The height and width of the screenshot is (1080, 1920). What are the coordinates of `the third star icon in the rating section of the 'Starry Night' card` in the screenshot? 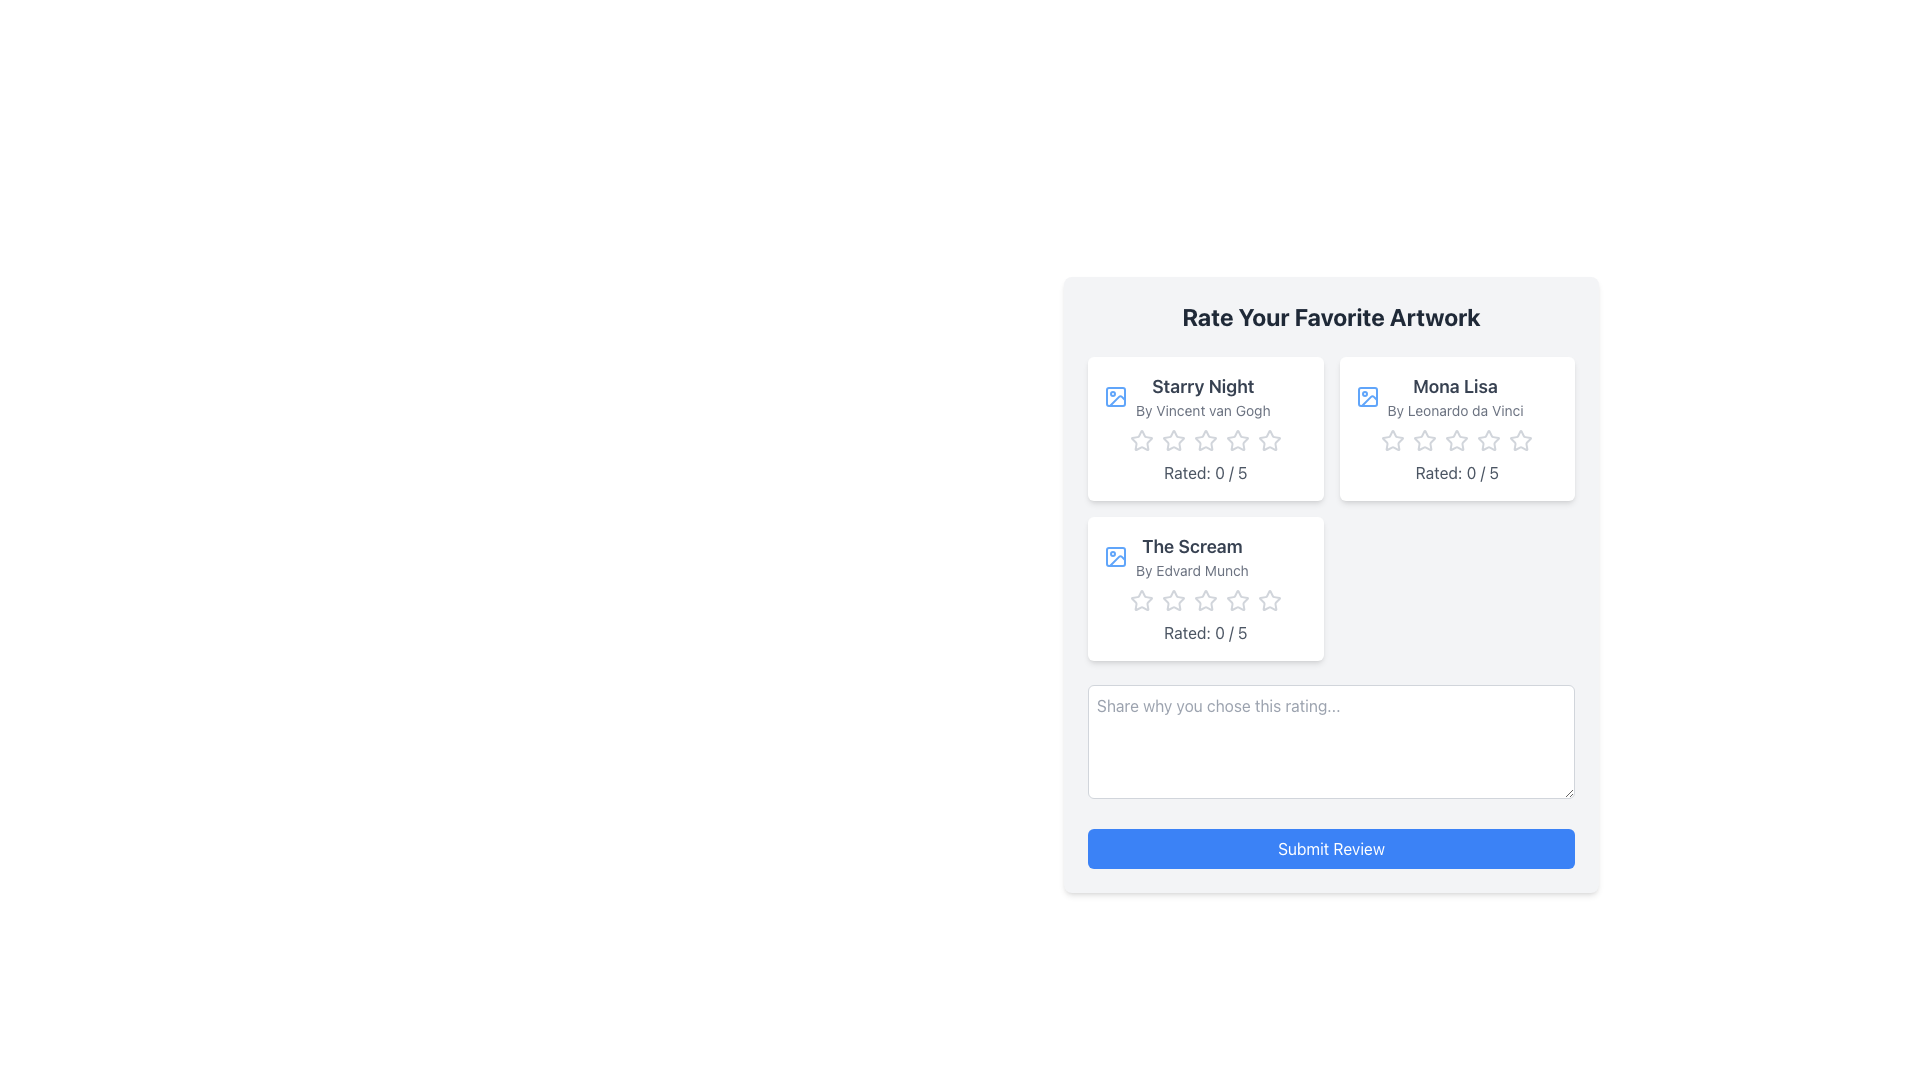 It's located at (1236, 439).